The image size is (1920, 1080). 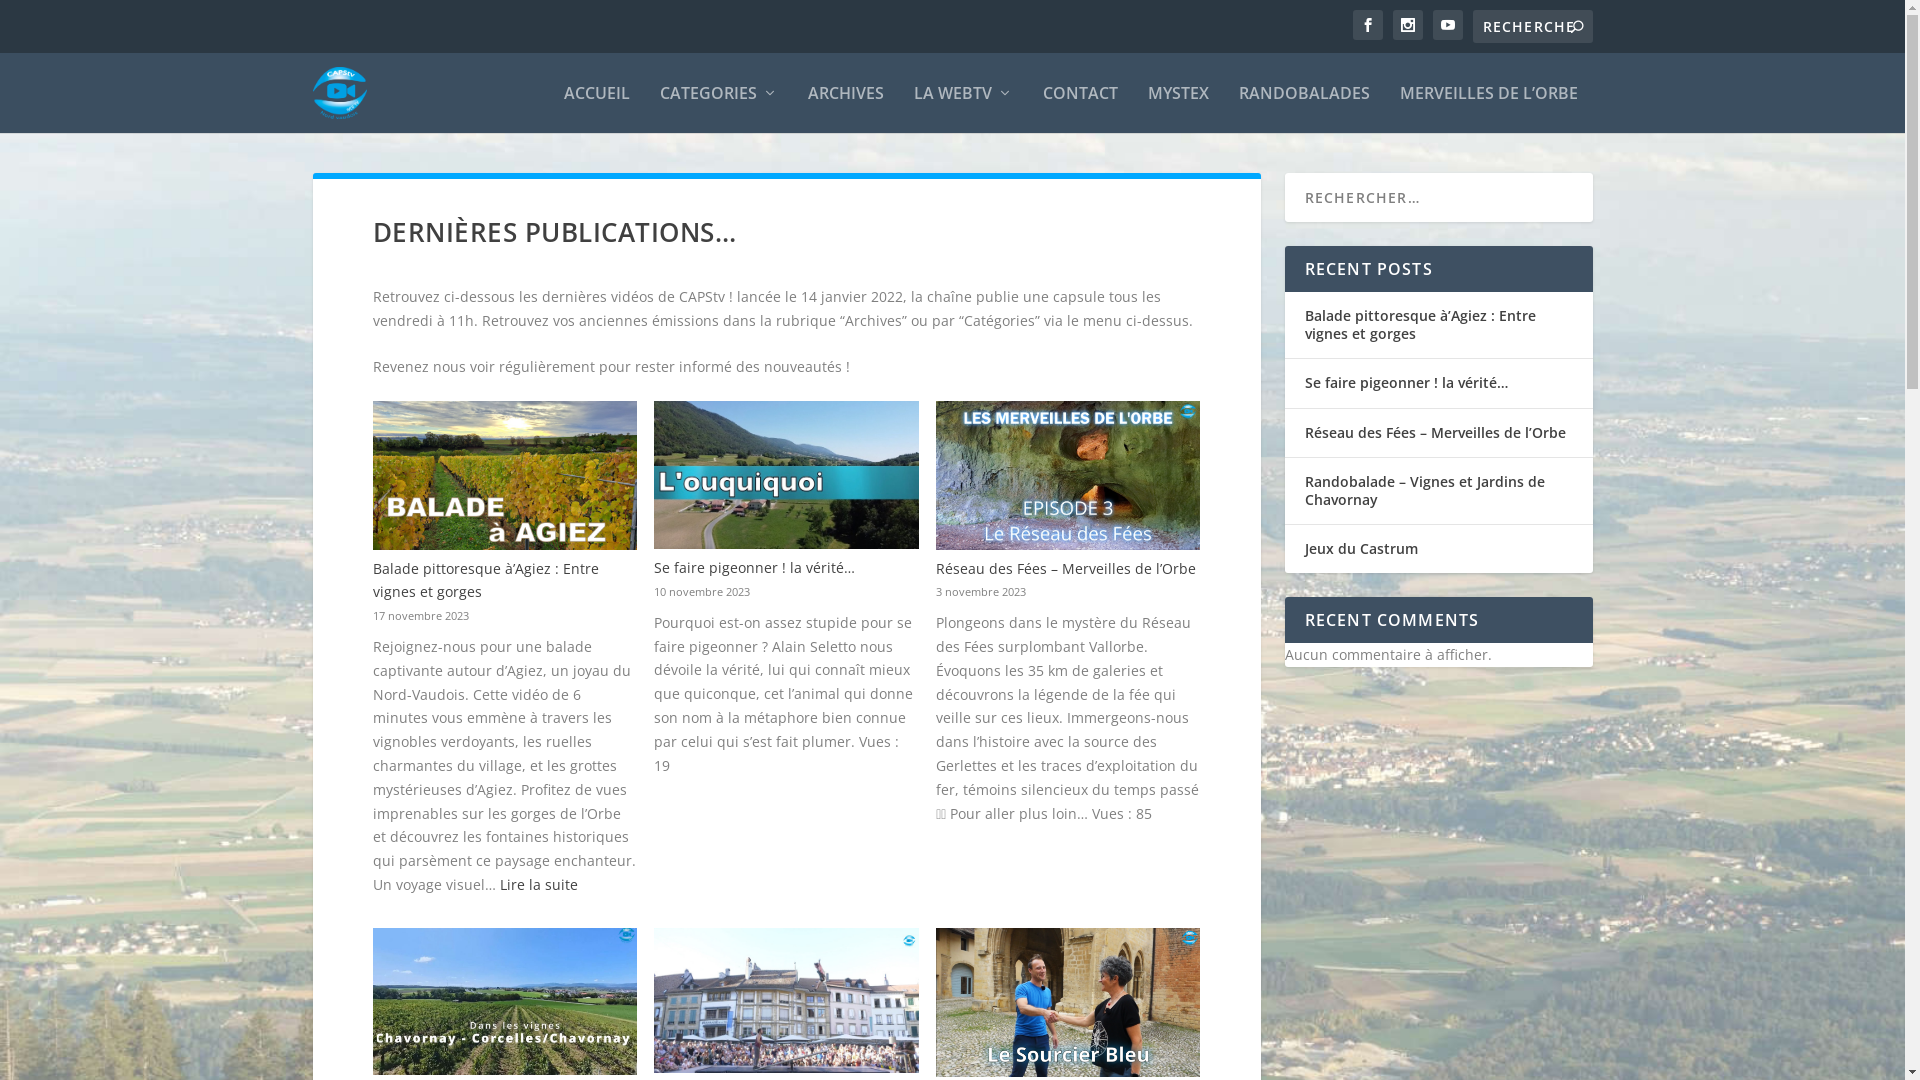 What do you see at coordinates (1360, 548) in the screenshot?
I see `'Jeux du Castrum'` at bounding box center [1360, 548].